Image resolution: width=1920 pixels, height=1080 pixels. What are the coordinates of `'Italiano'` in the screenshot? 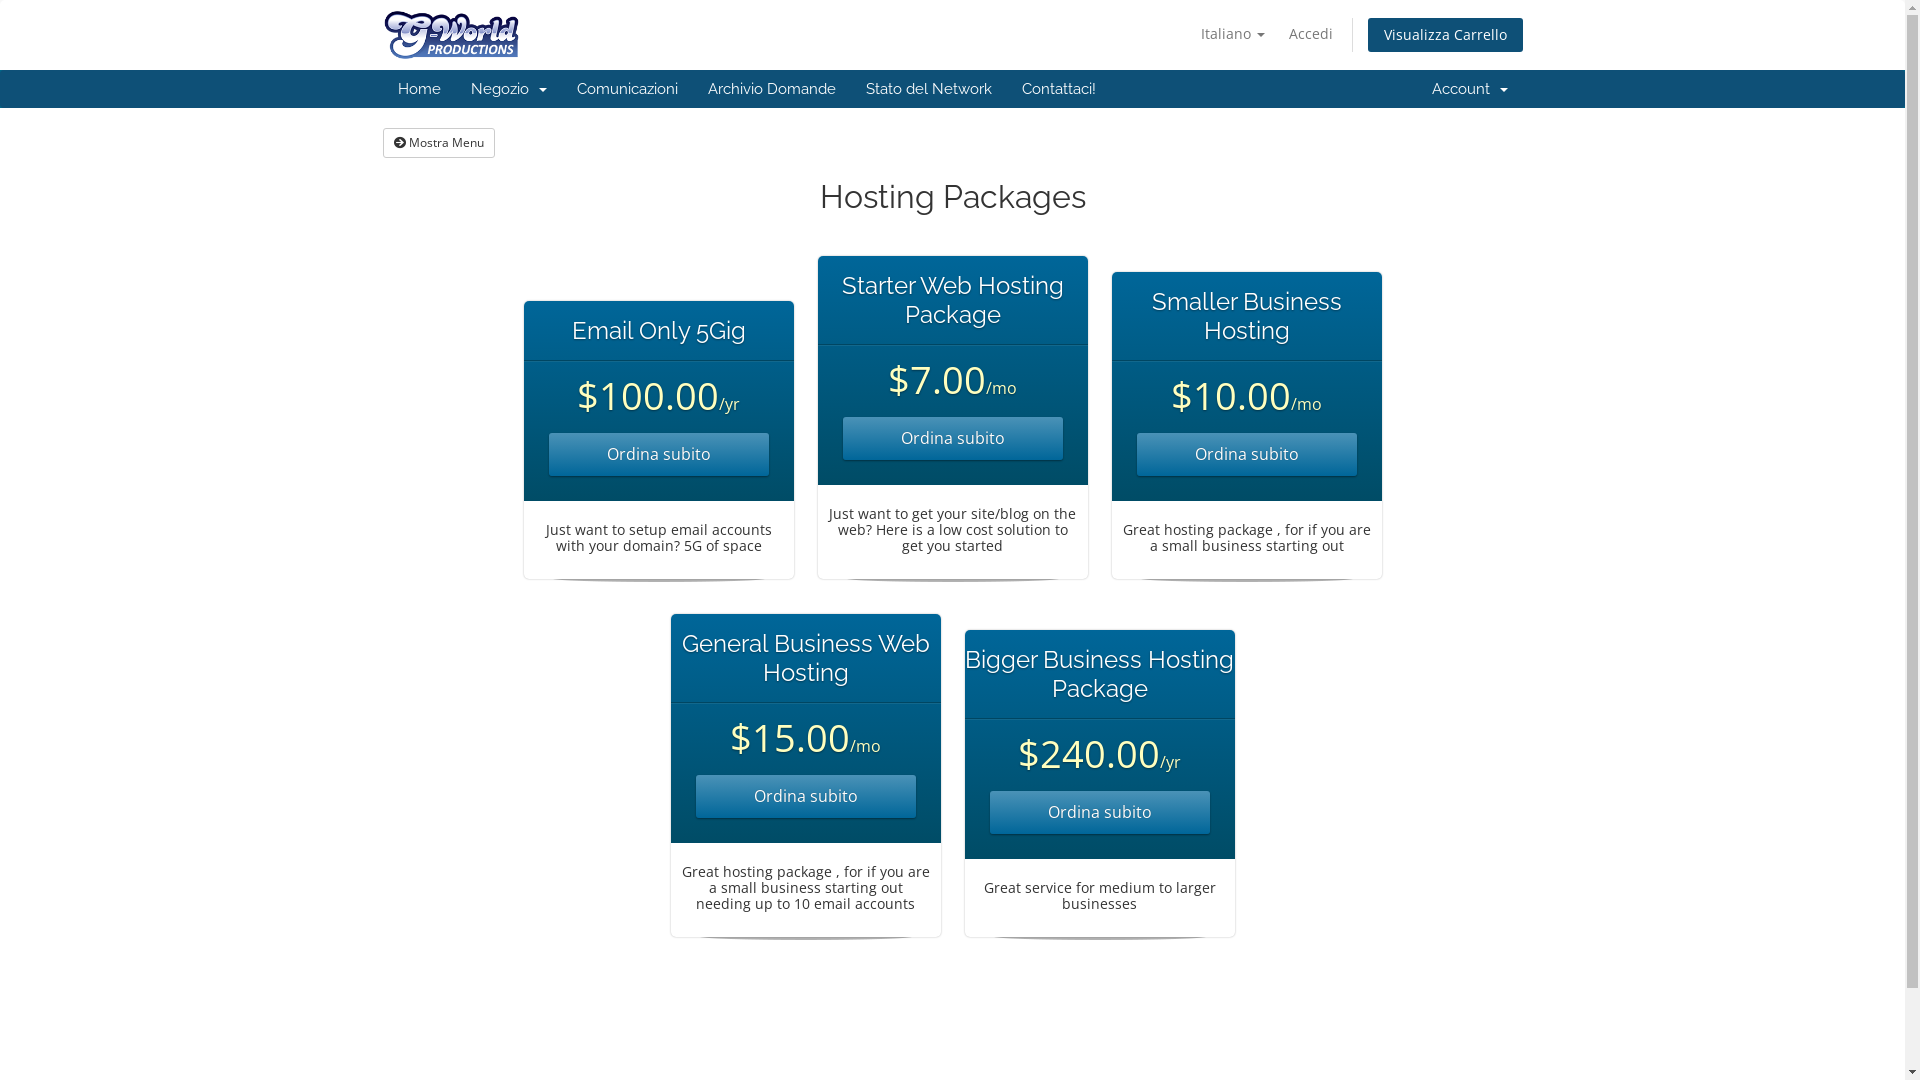 It's located at (1231, 34).